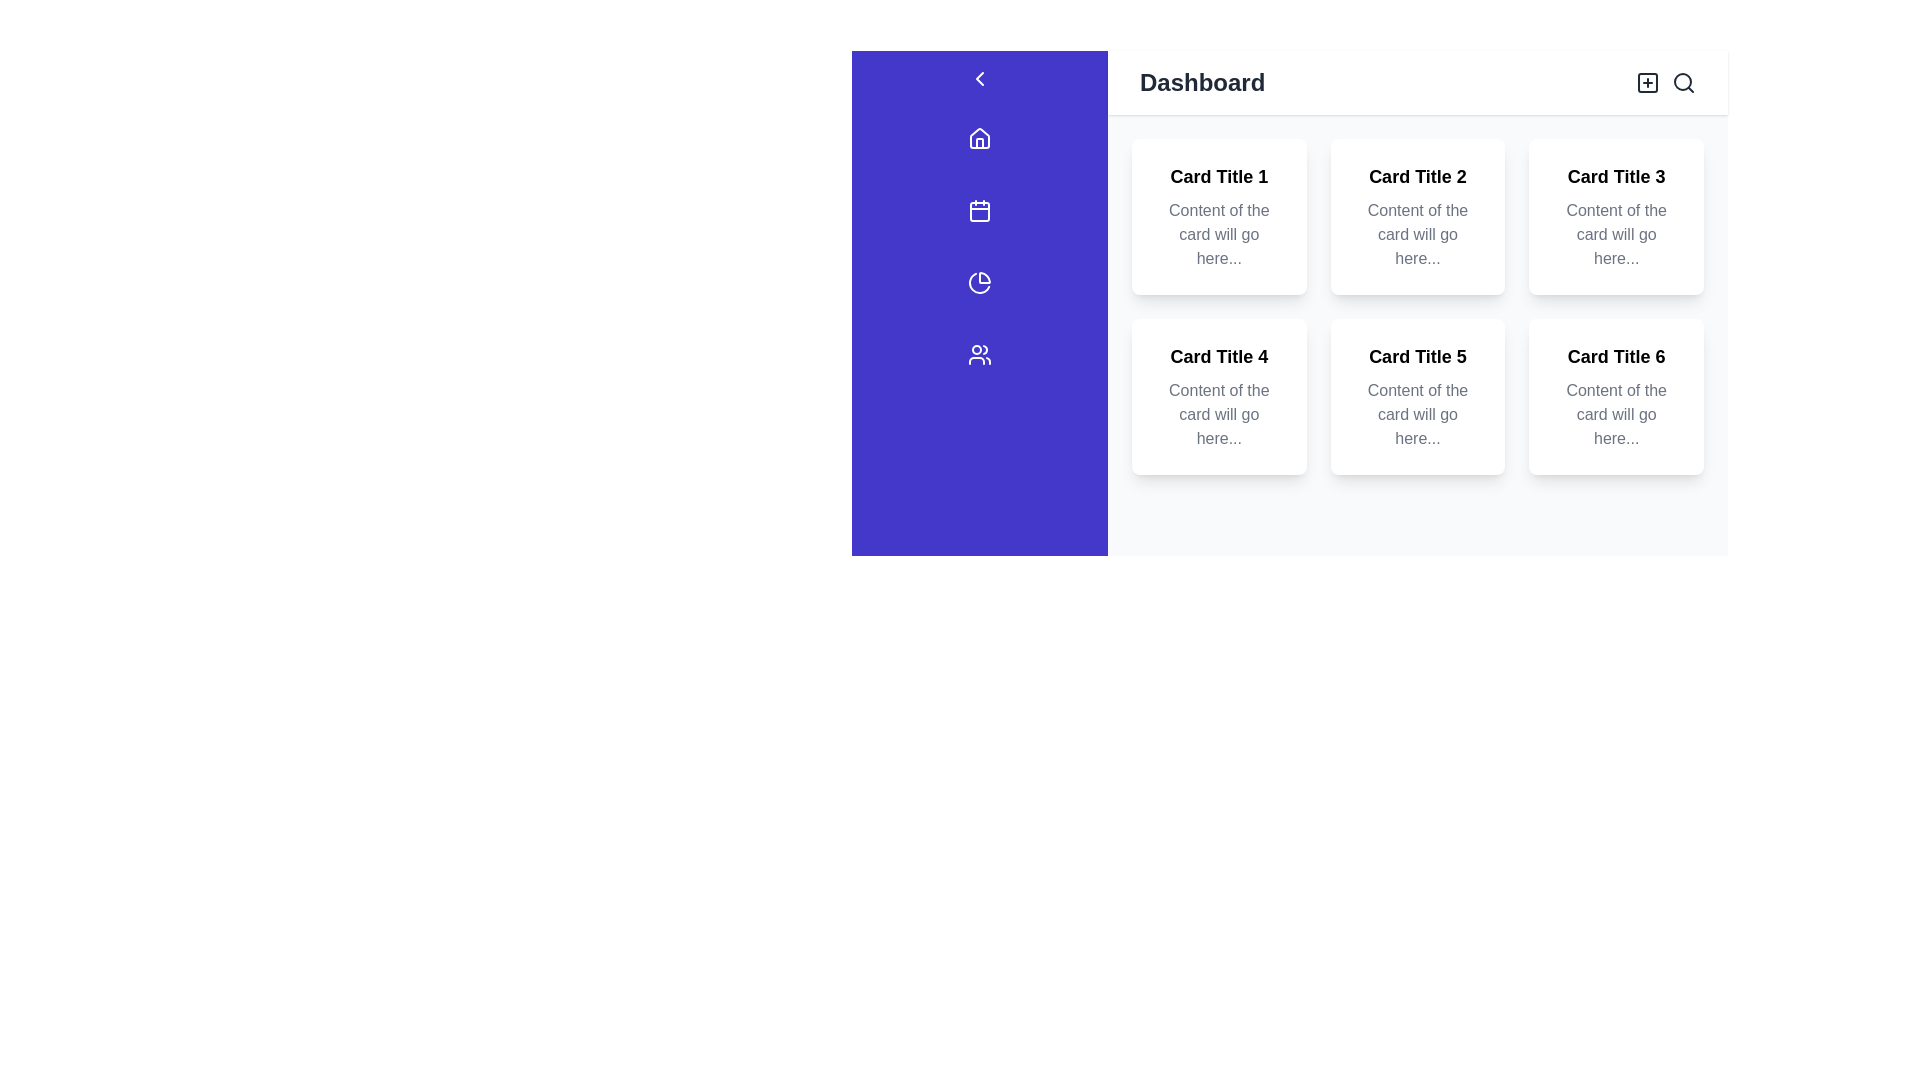  What do you see at coordinates (1616, 216) in the screenshot?
I see `the third card titled 'Card Title 3' in the Dashboard section to focus or select this element` at bounding box center [1616, 216].